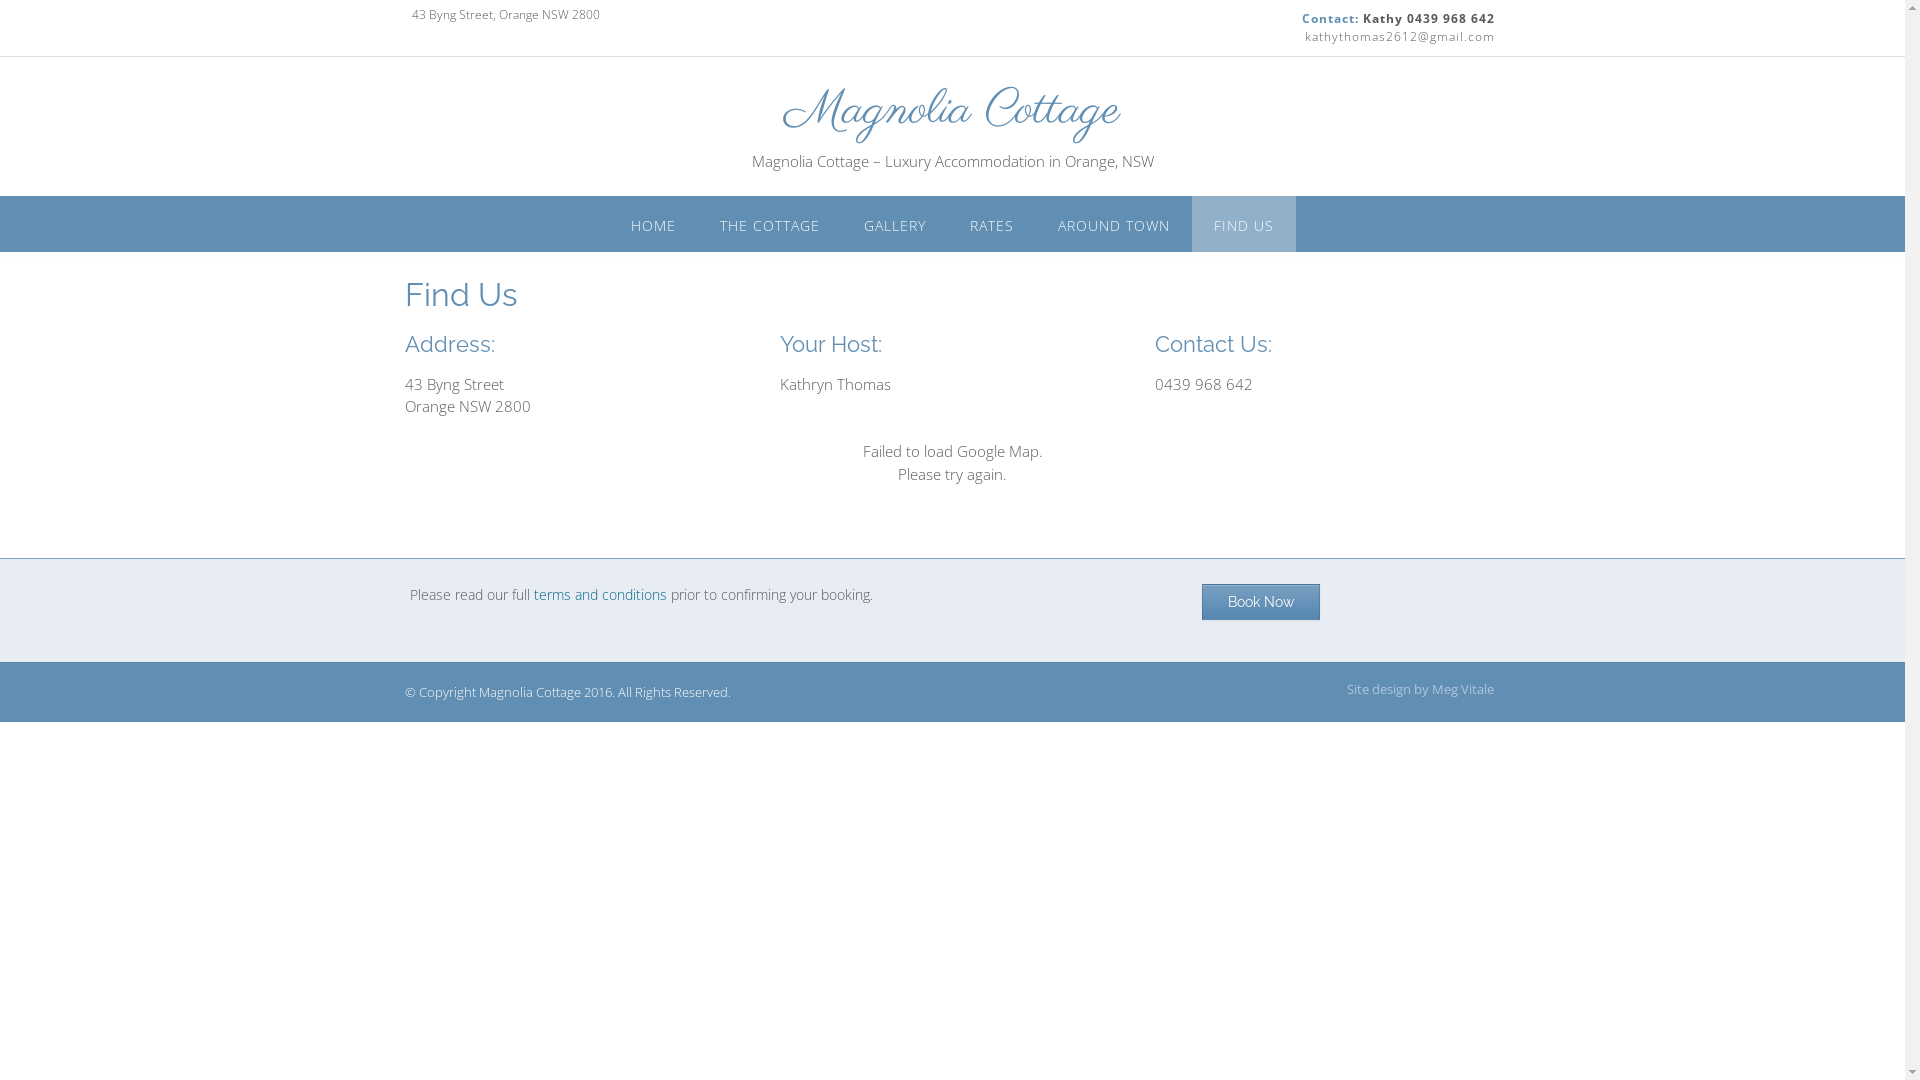 The image size is (1920, 1080). Describe the element at coordinates (1397, 37) in the screenshot. I see `'kathythomas2612@gmail.com'` at that location.